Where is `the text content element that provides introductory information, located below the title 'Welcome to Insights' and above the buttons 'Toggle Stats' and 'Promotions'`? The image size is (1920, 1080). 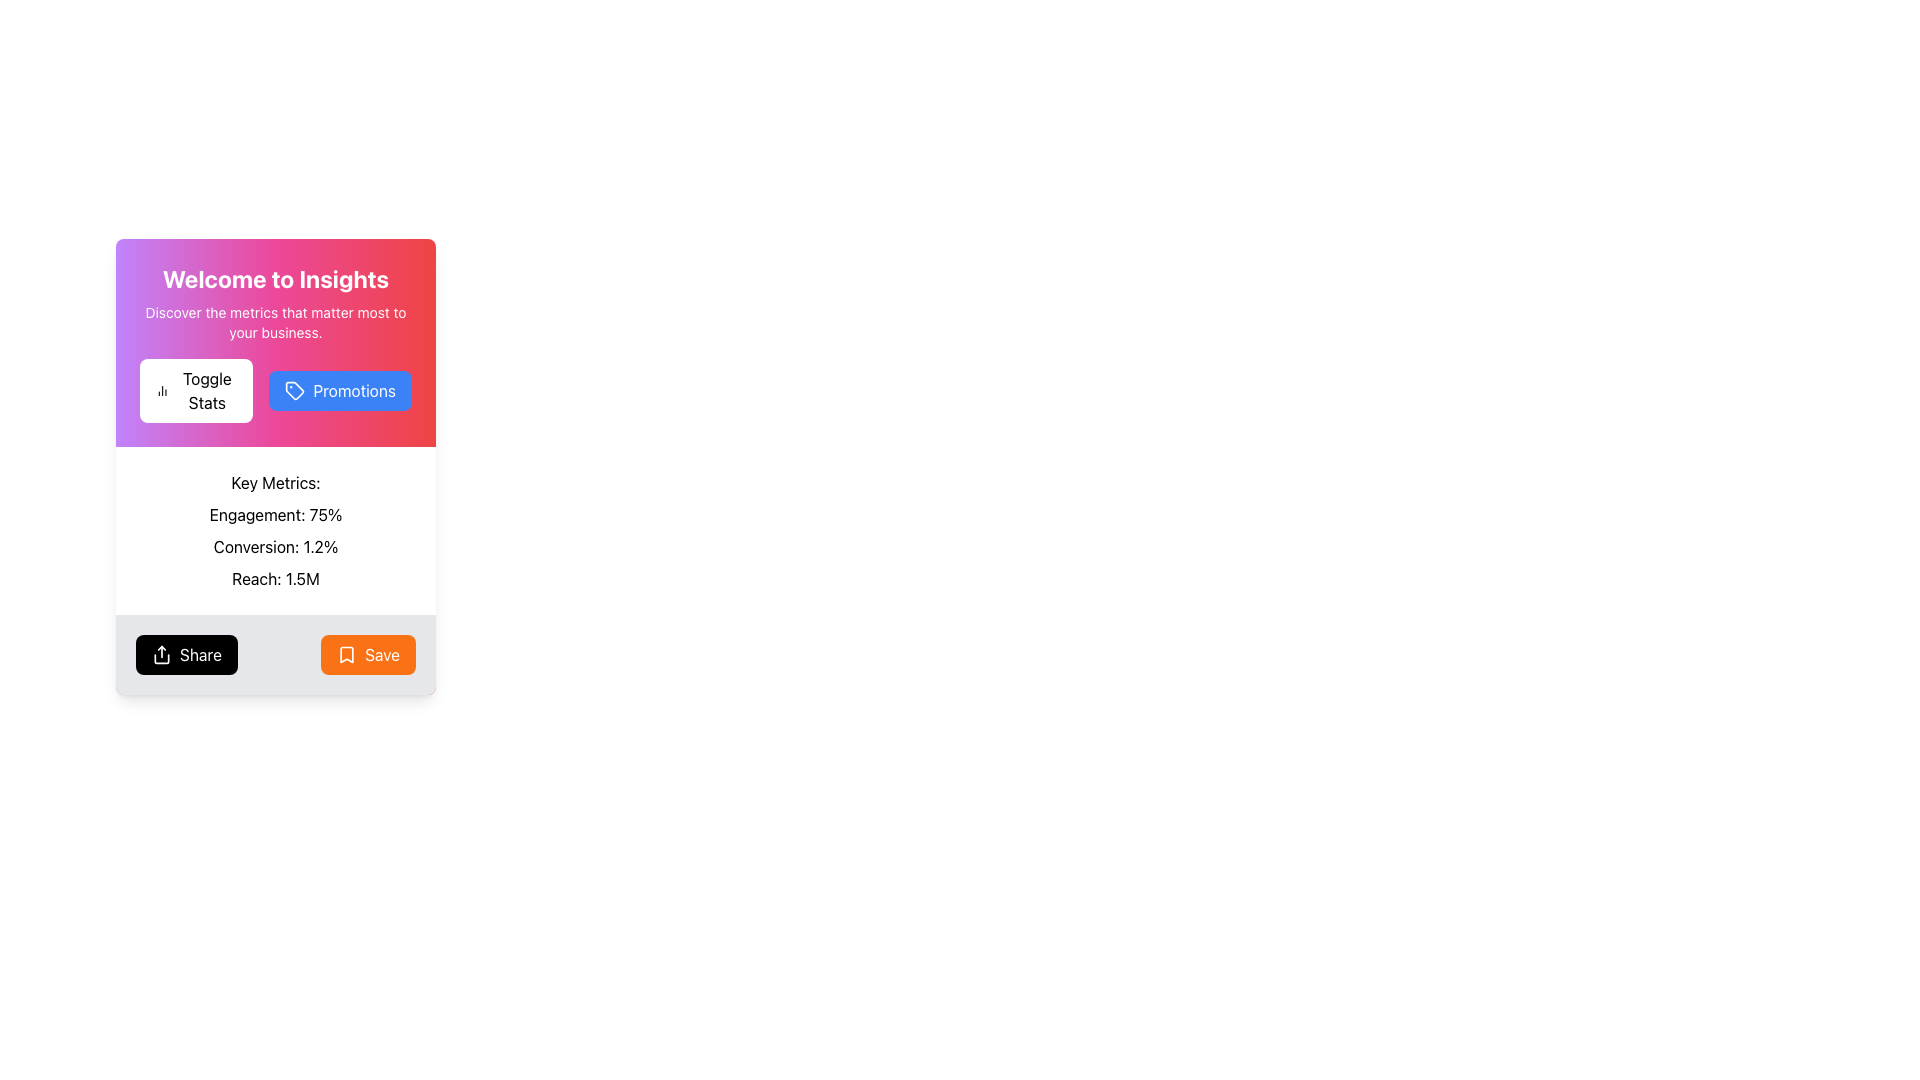 the text content element that provides introductory information, located below the title 'Welcome to Insights' and above the buttons 'Toggle Stats' and 'Promotions' is located at coordinates (274, 322).